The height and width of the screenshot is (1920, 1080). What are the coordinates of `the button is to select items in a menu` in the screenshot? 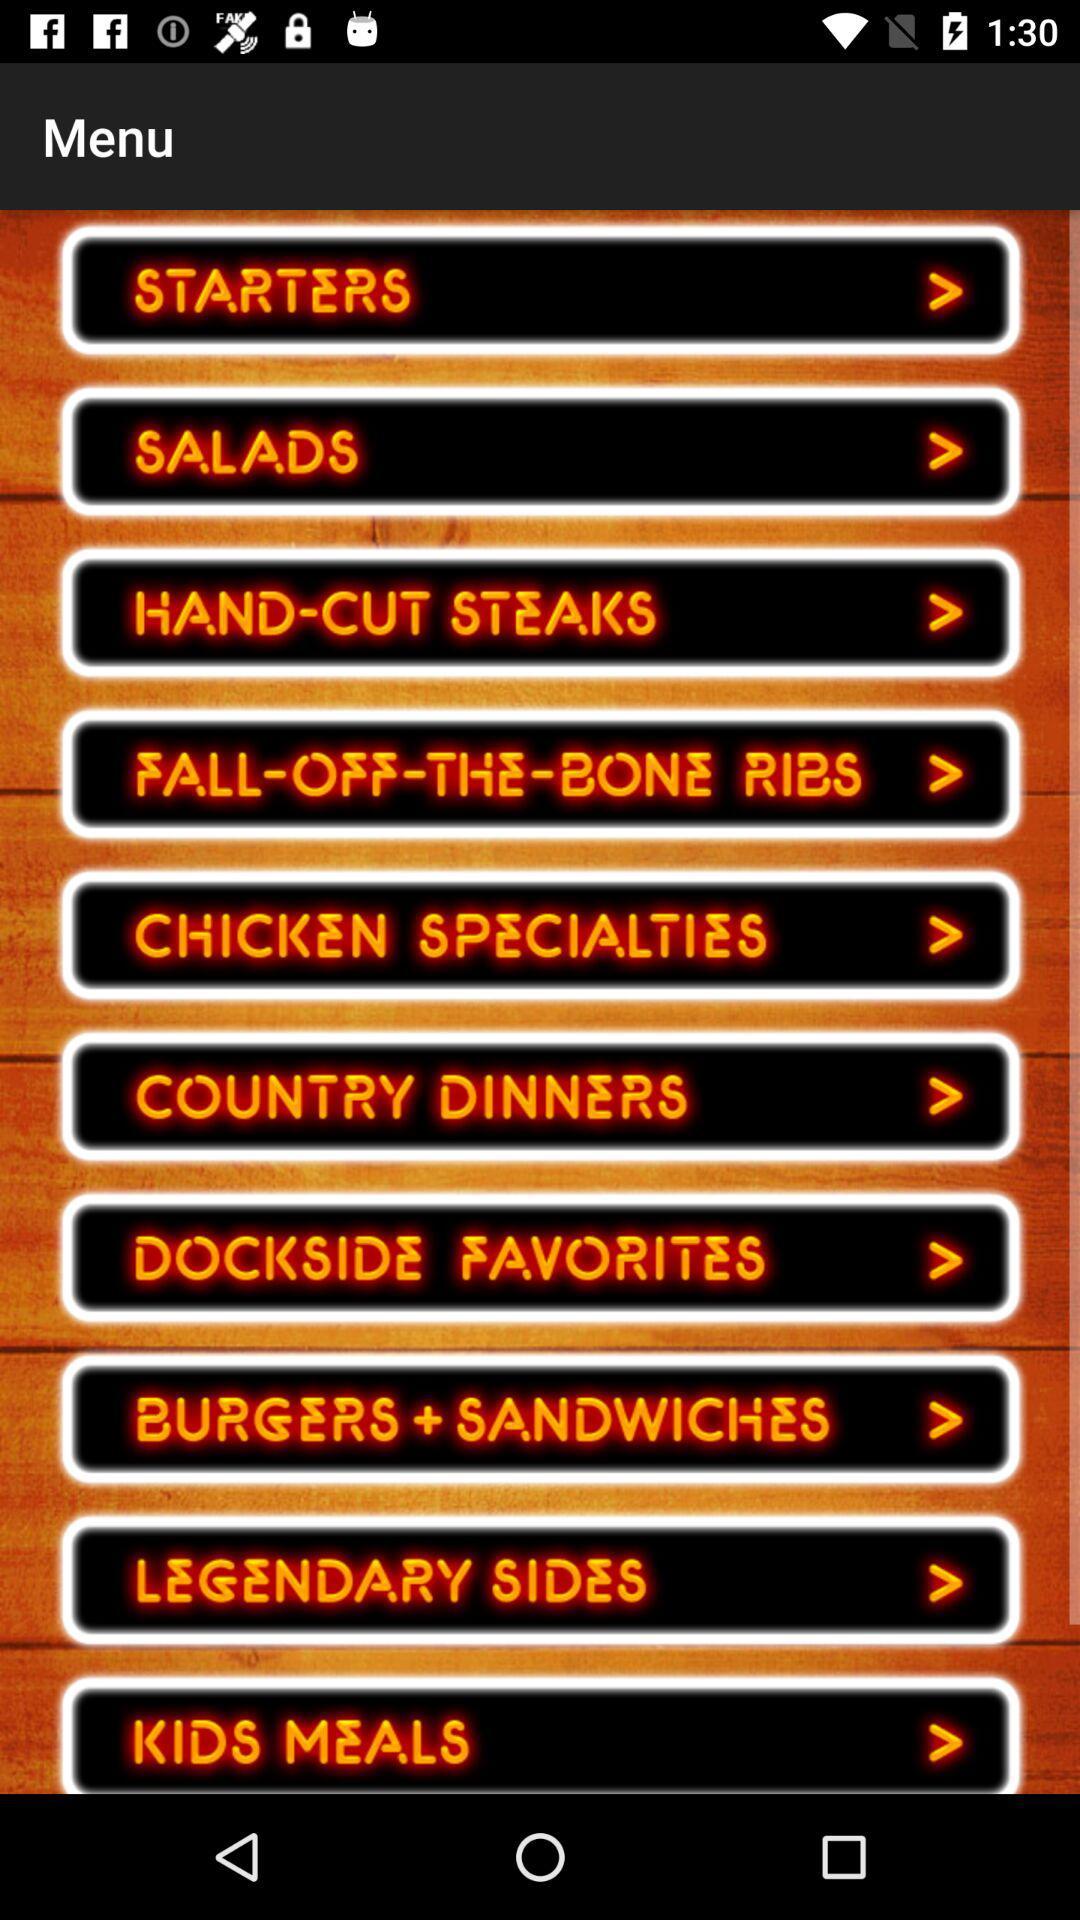 It's located at (540, 773).